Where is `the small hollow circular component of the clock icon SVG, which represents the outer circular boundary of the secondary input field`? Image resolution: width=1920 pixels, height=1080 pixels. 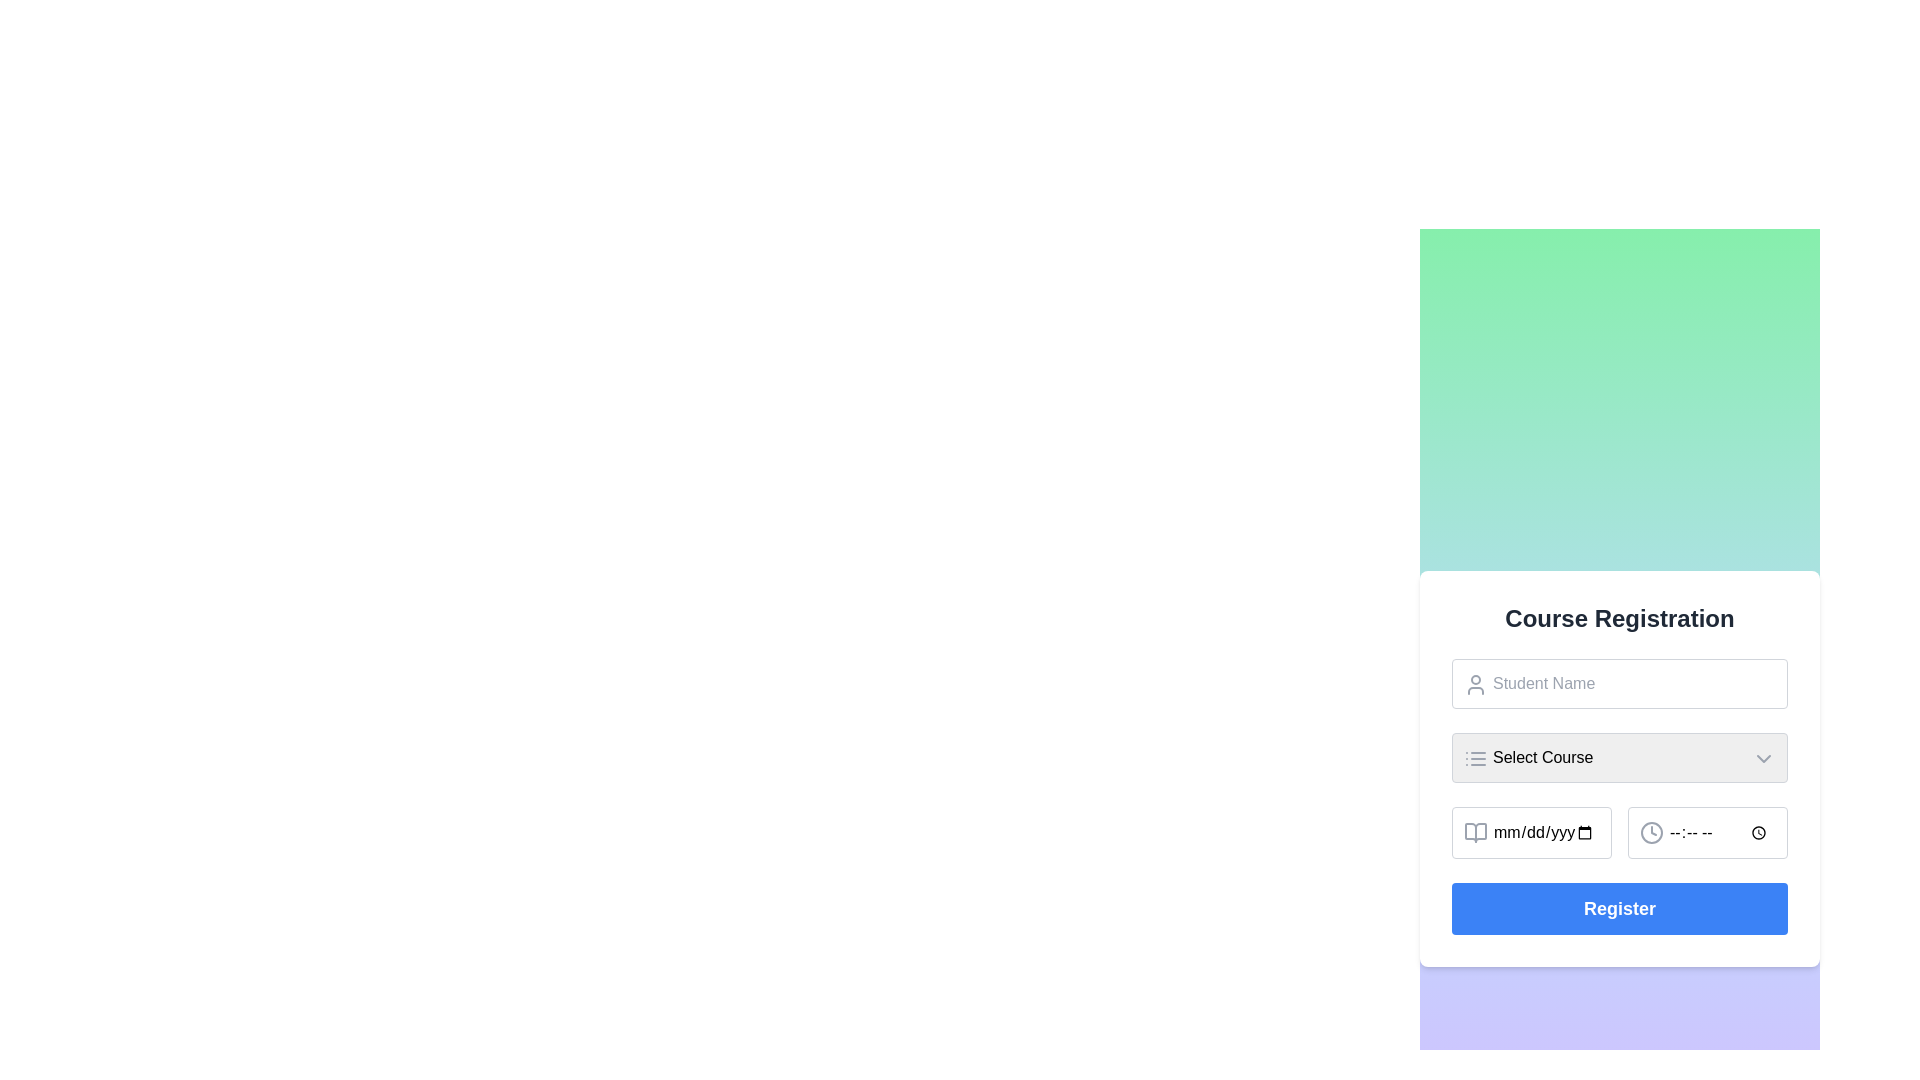
the small hollow circular component of the clock icon SVG, which represents the outer circular boundary of the secondary input field is located at coordinates (1651, 833).